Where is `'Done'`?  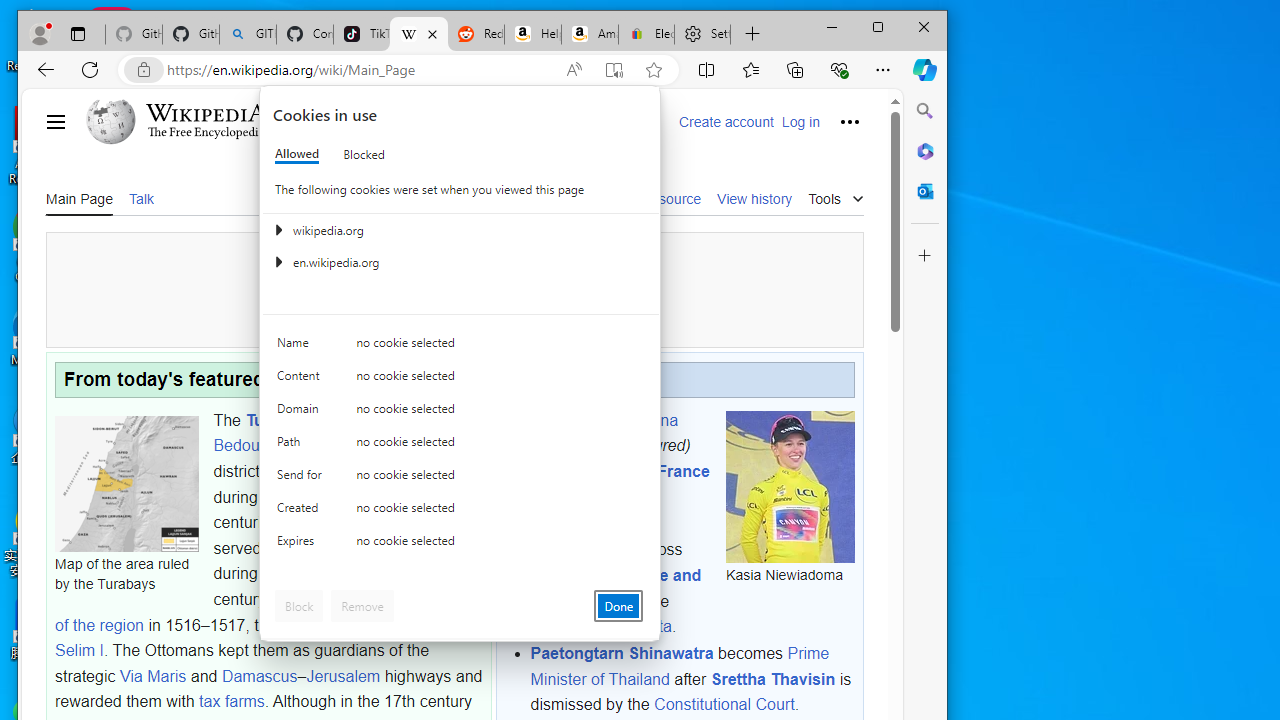
'Done' is located at coordinates (617, 604).